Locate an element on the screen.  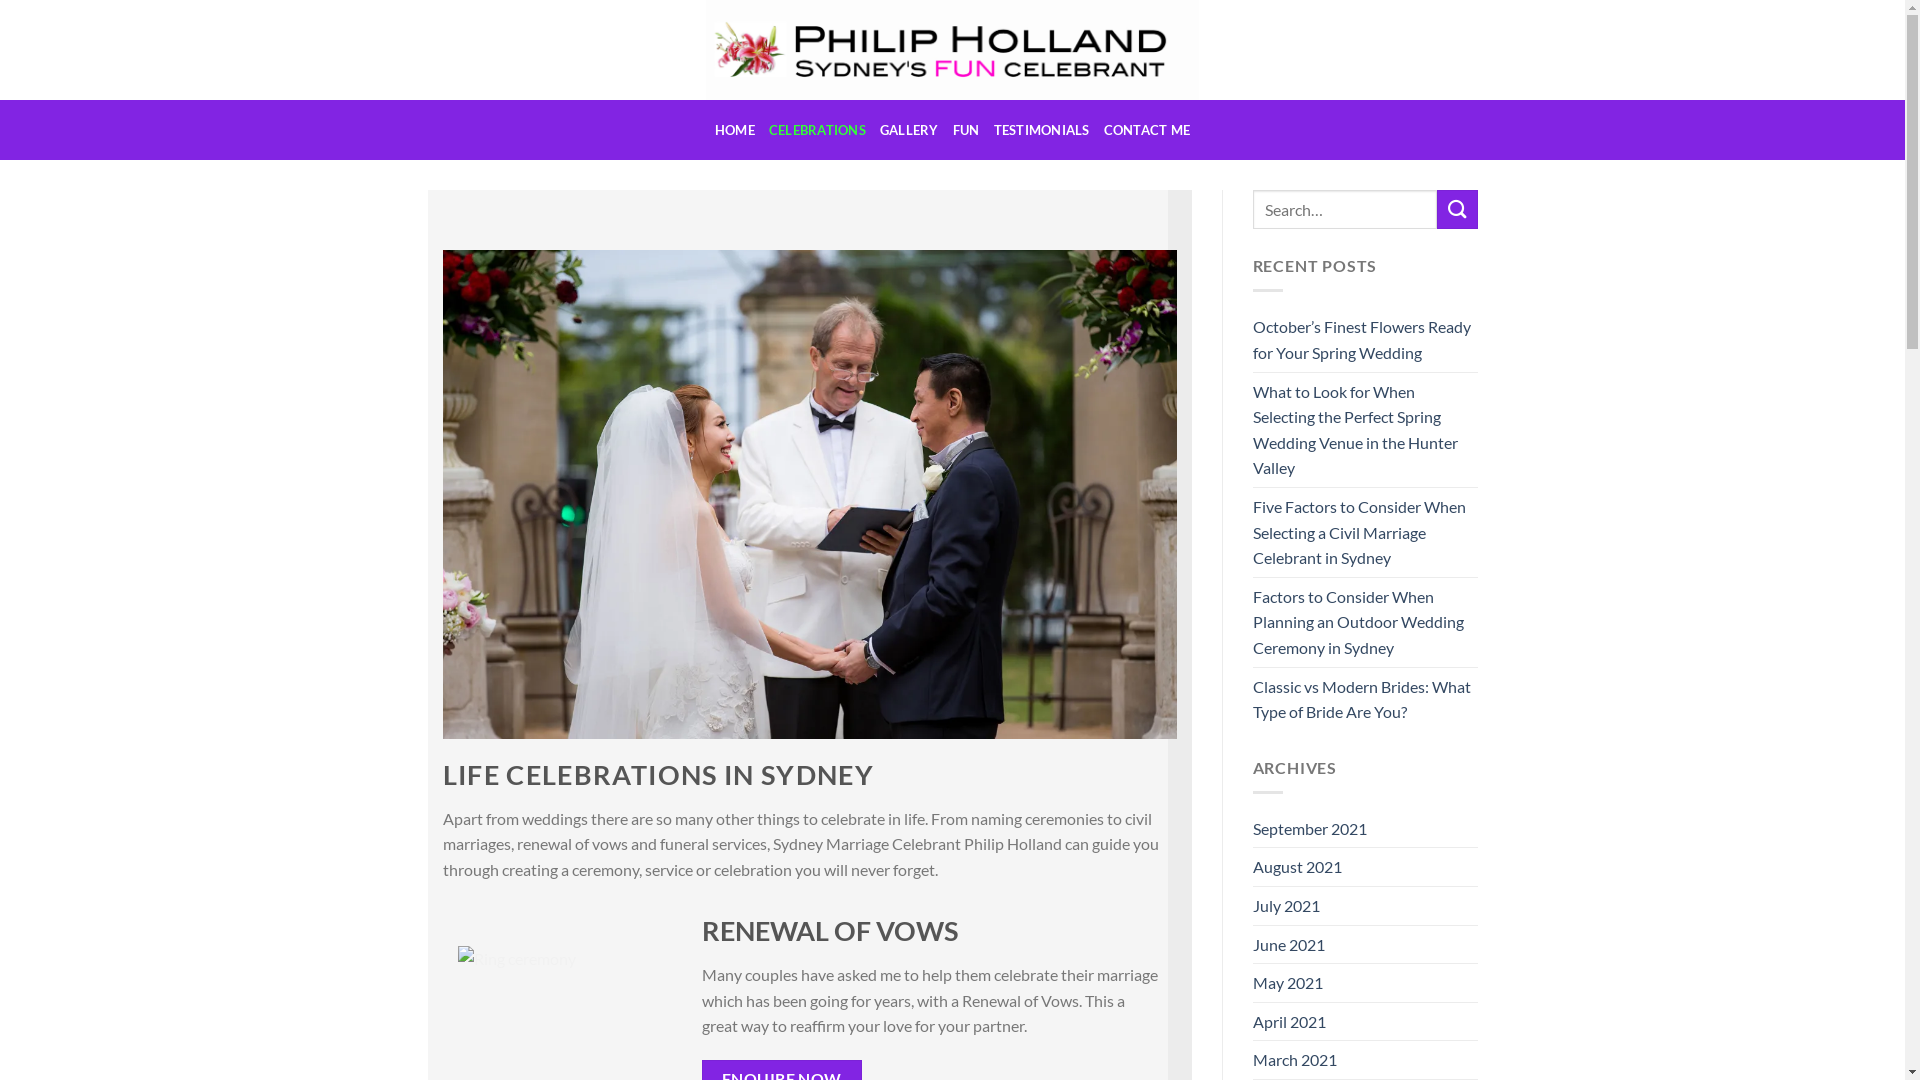
'TESTIMONIALS' is located at coordinates (1040, 130).